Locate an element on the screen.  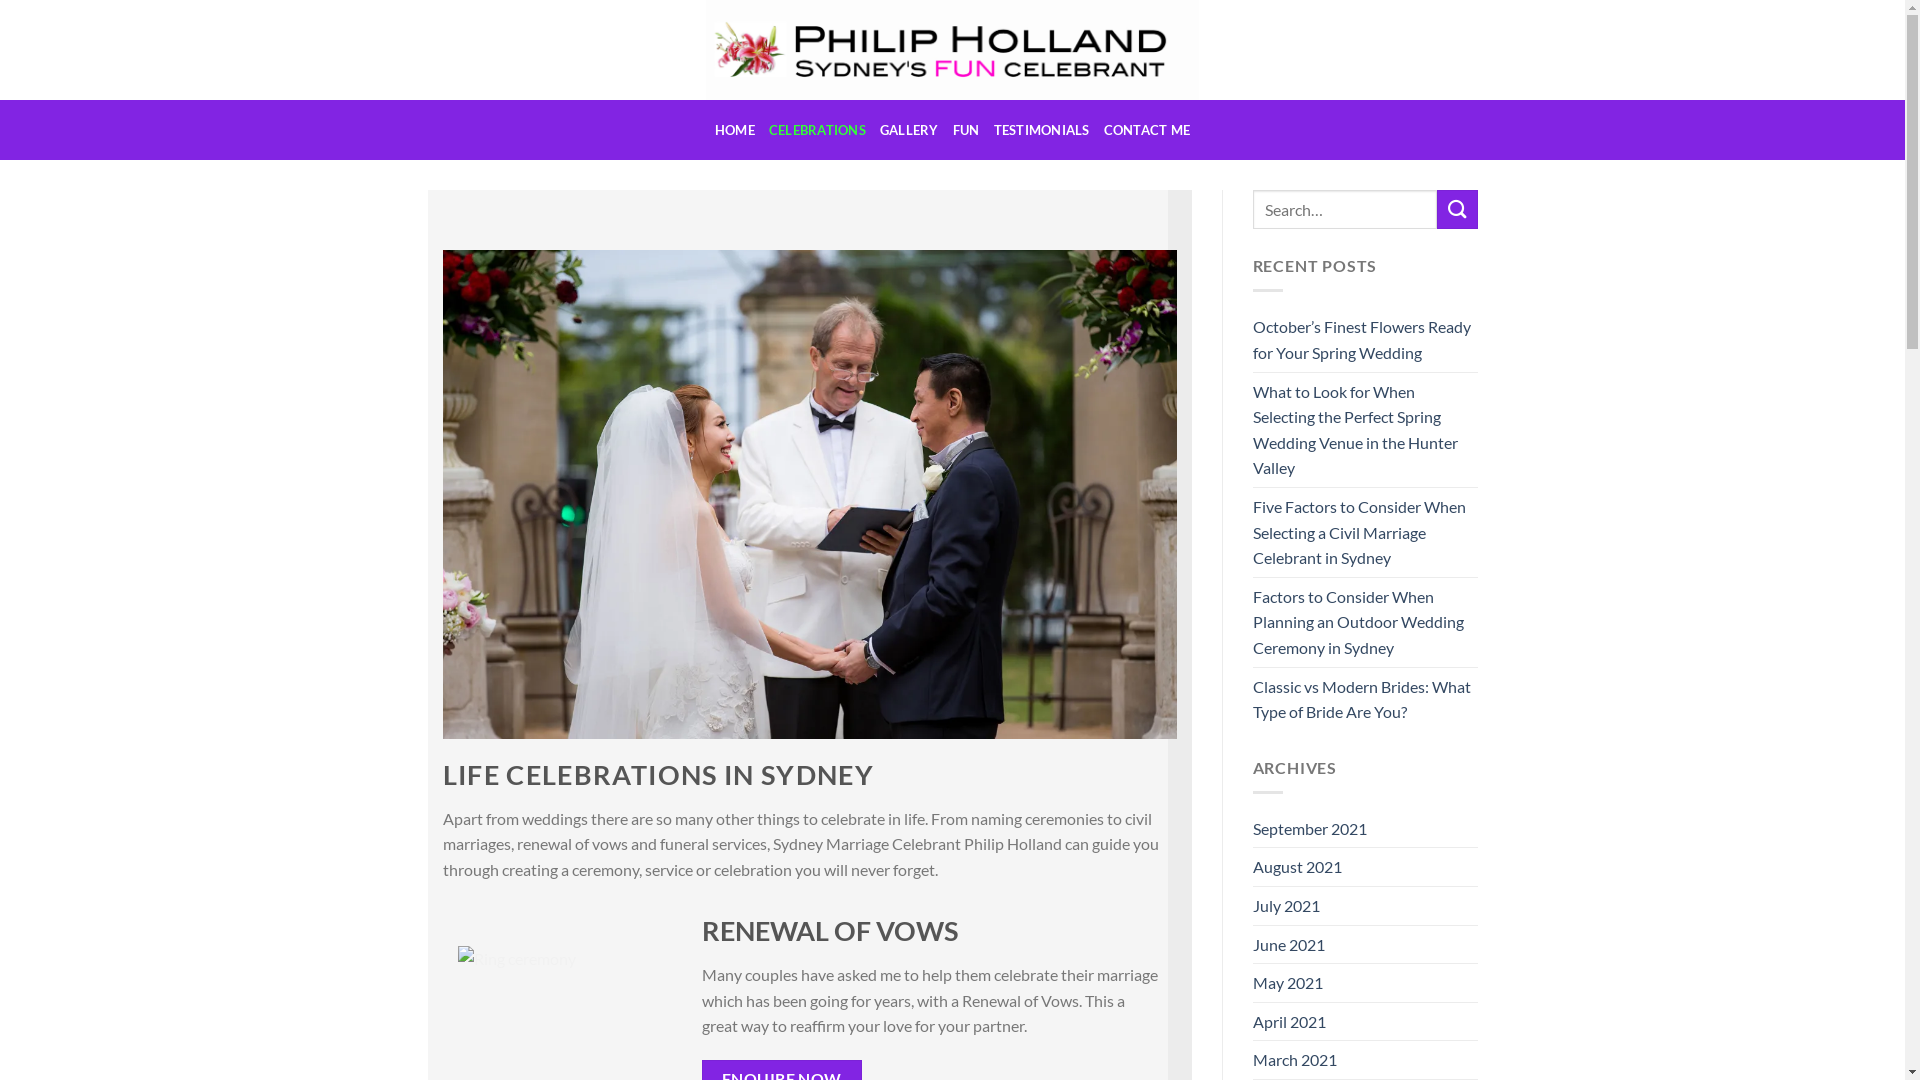
'TESTIMONIALS' is located at coordinates (1040, 130).